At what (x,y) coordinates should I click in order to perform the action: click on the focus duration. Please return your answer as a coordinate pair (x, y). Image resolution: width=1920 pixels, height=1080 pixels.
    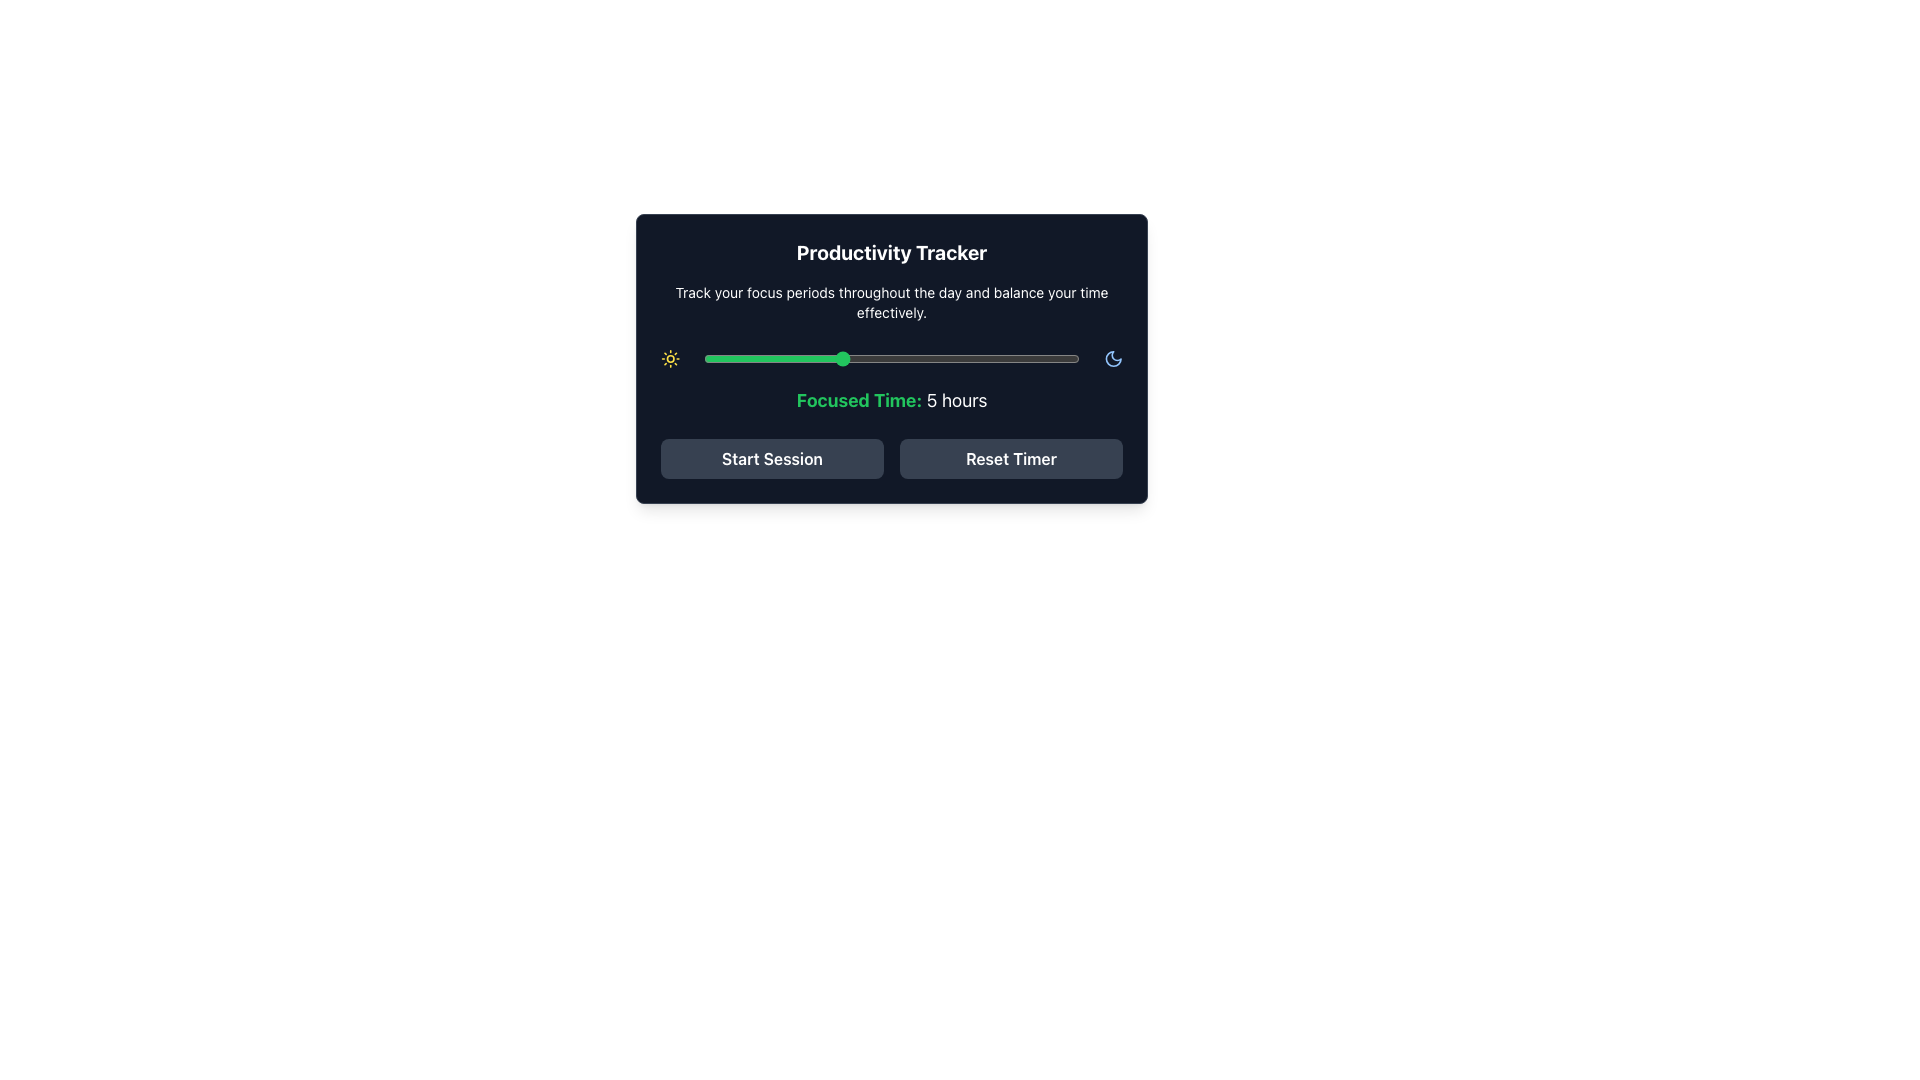
    Looking at the image, I should click on (1044, 357).